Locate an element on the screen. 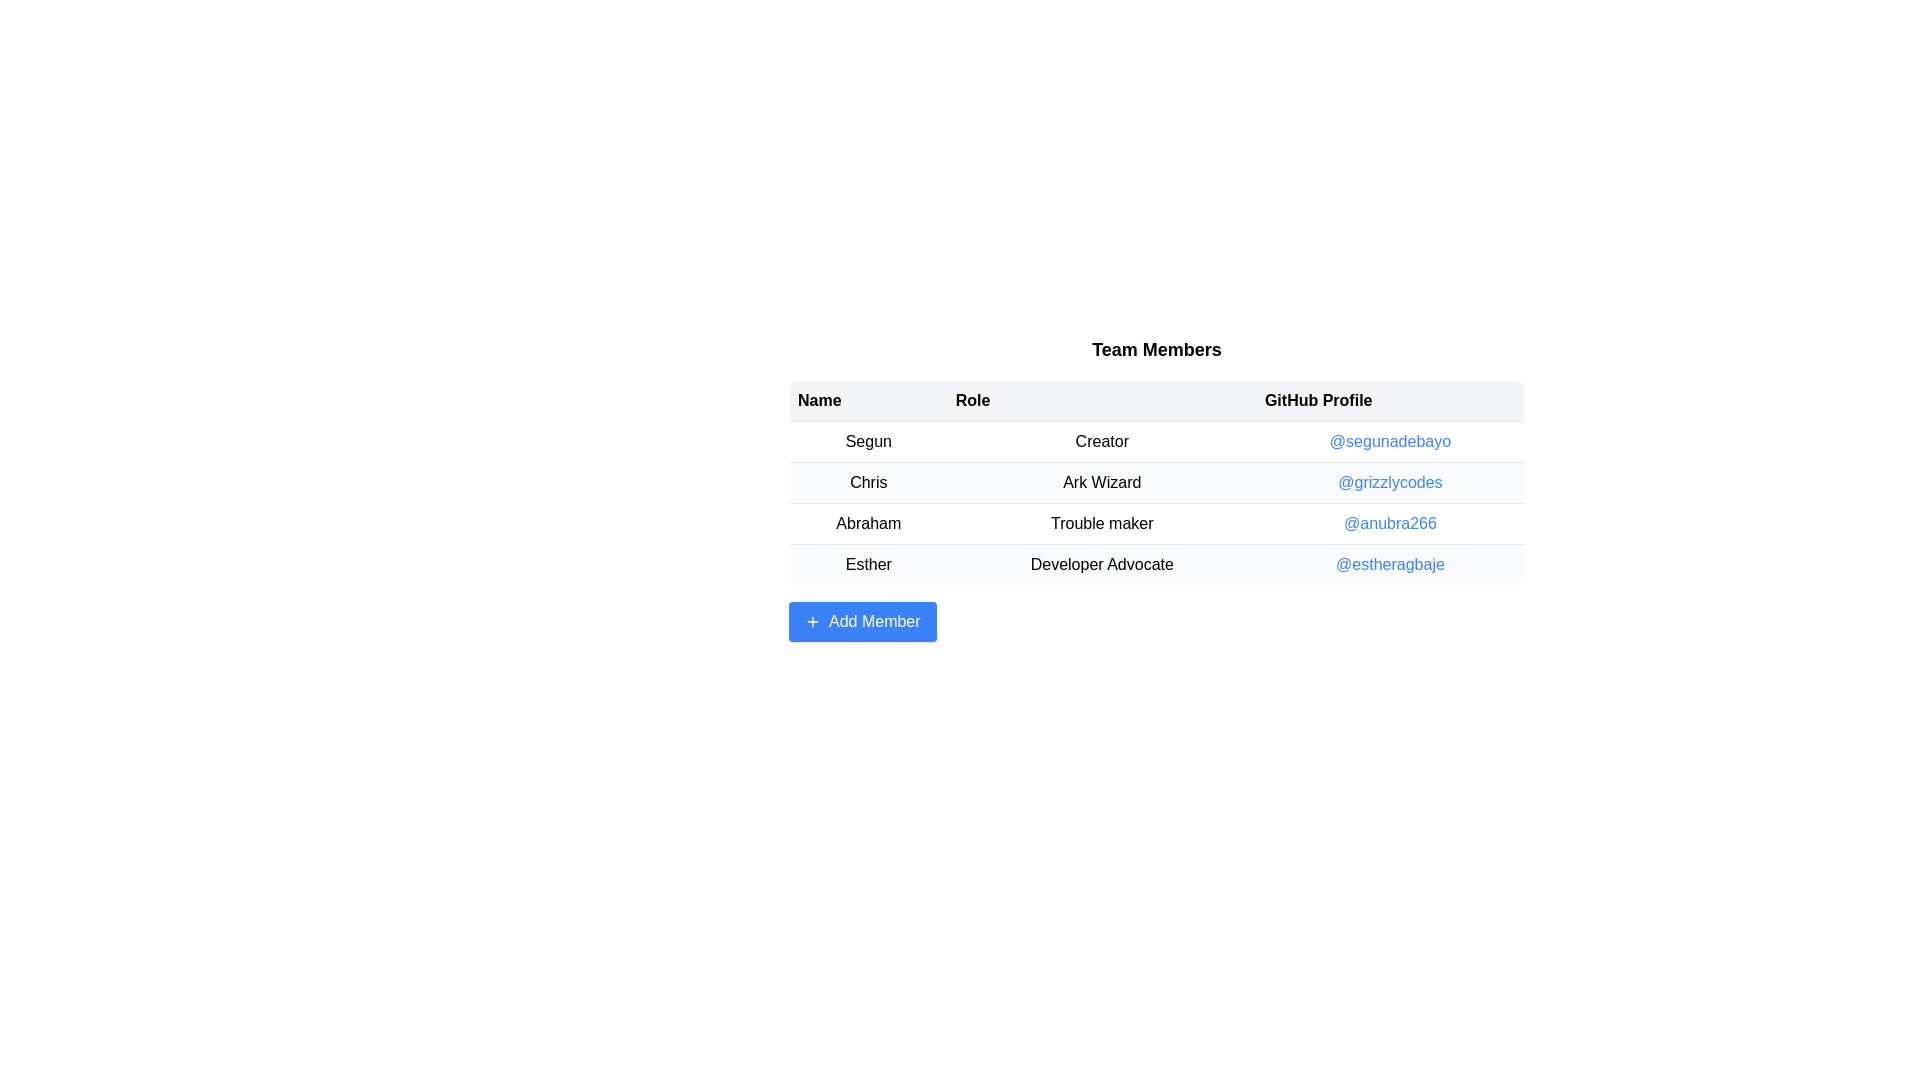  the hyperlink '@grizzlycodes' in the second row of the table under the 'GitHub Profile' column for the team member Chris, who has the role 'Ark Wizard' is located at coordinates (1389, 482).